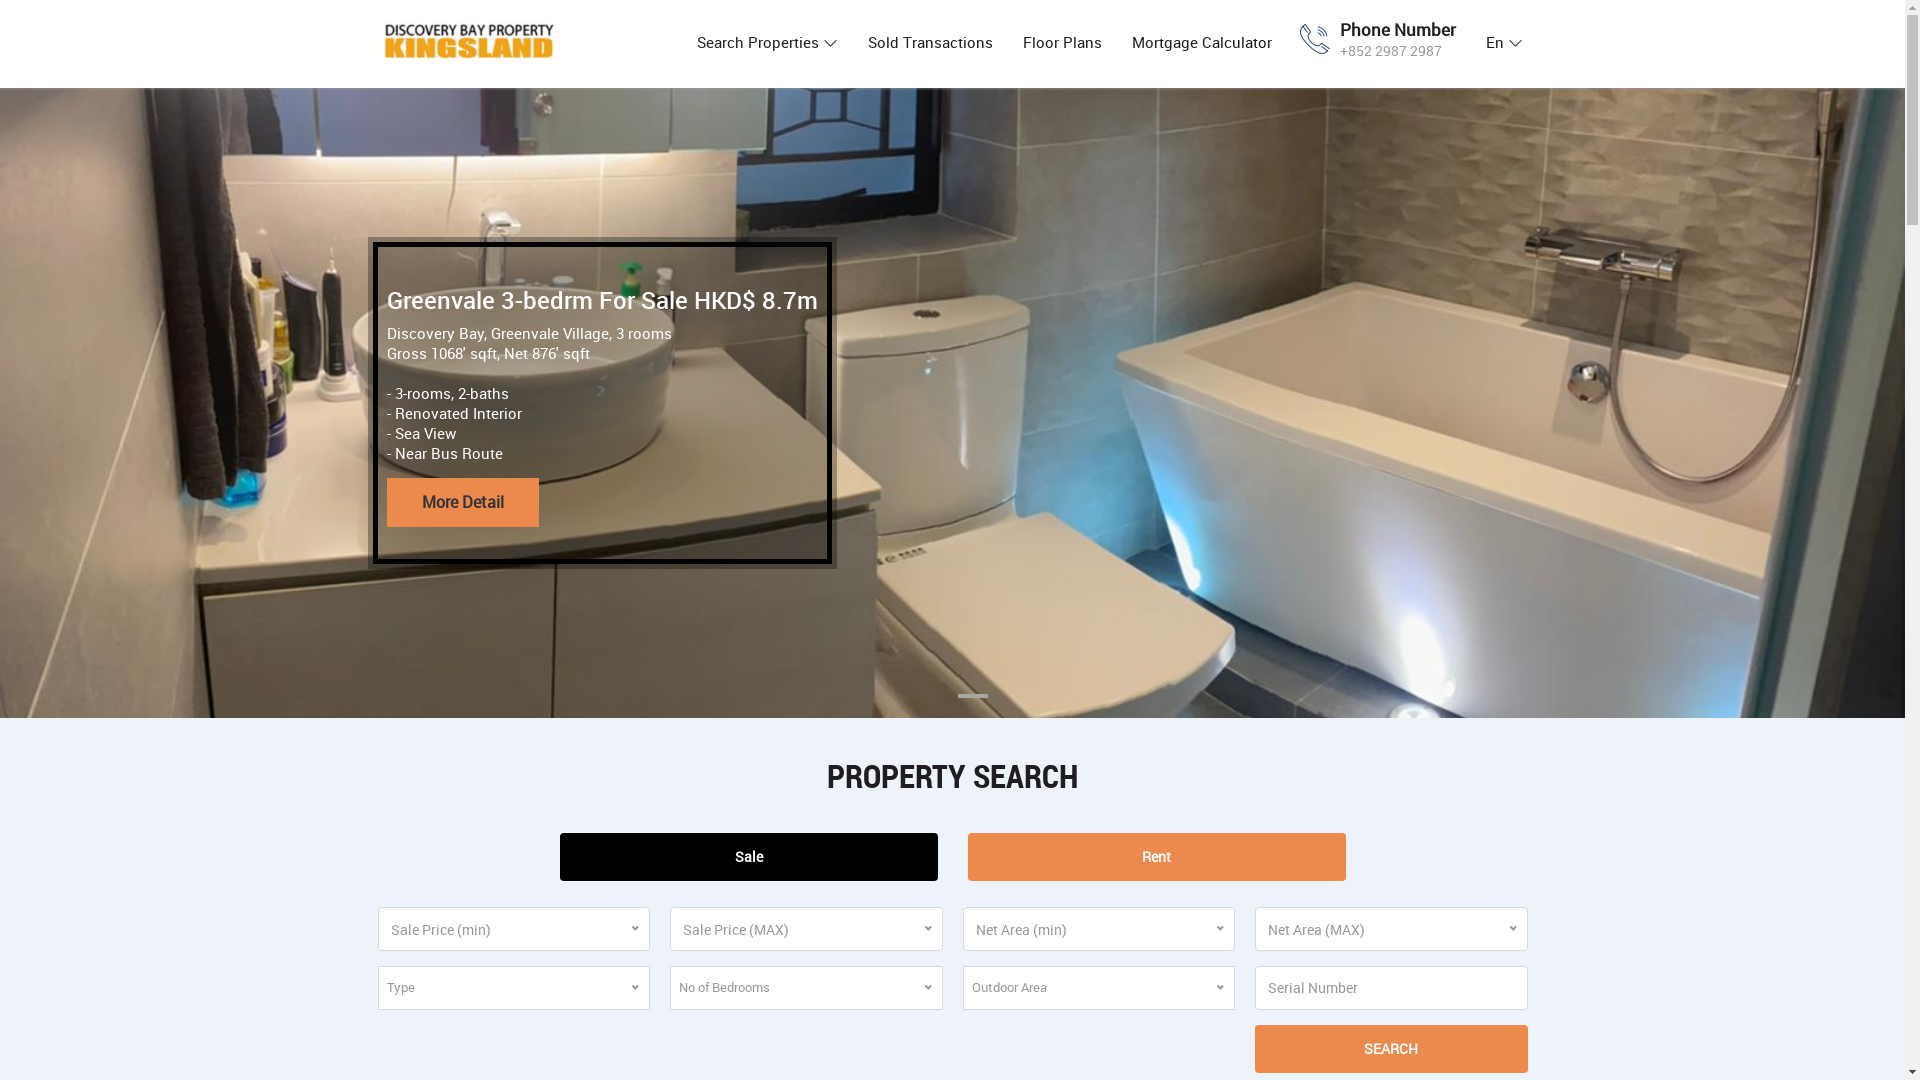 The width and height of the screenshot is (1920, 1080). I want to click on 'Sale', so click(747, 855).